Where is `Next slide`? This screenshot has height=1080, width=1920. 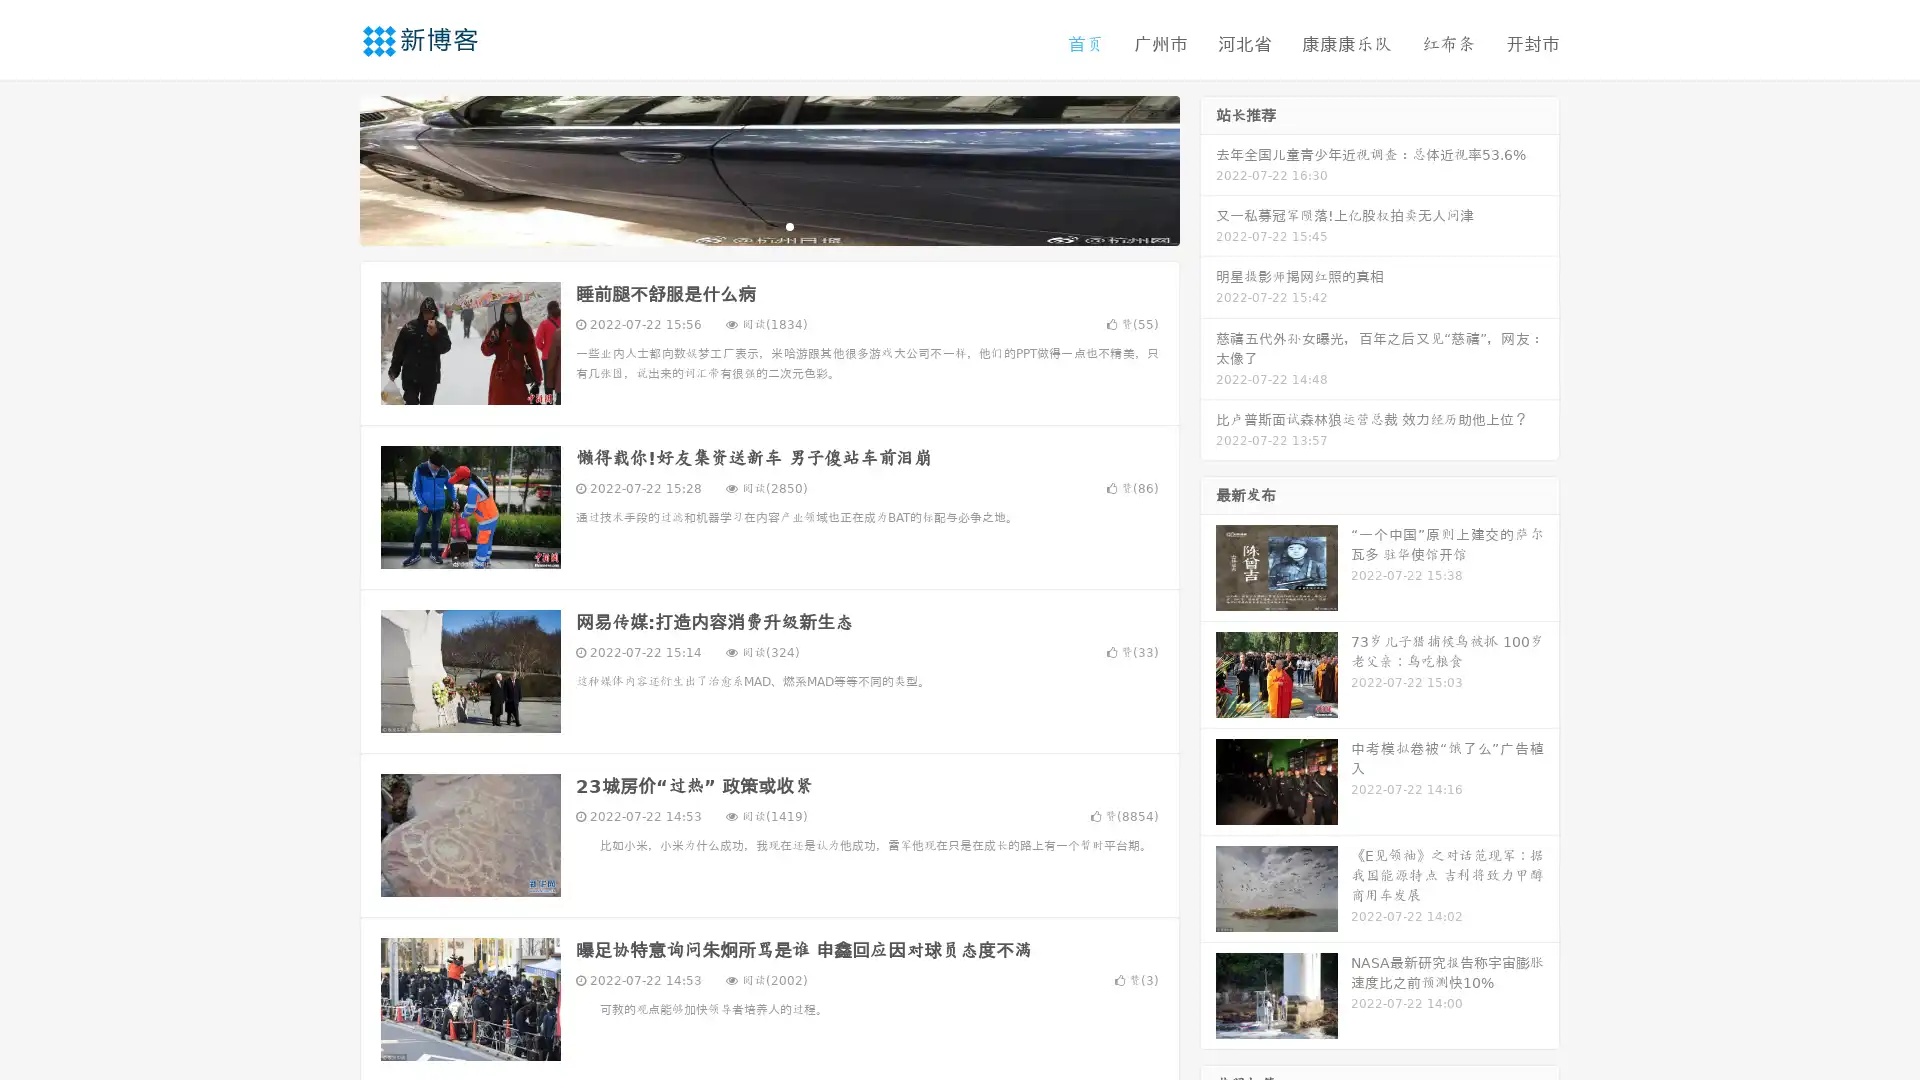
Next slide is located at coordinates (1208, 168).